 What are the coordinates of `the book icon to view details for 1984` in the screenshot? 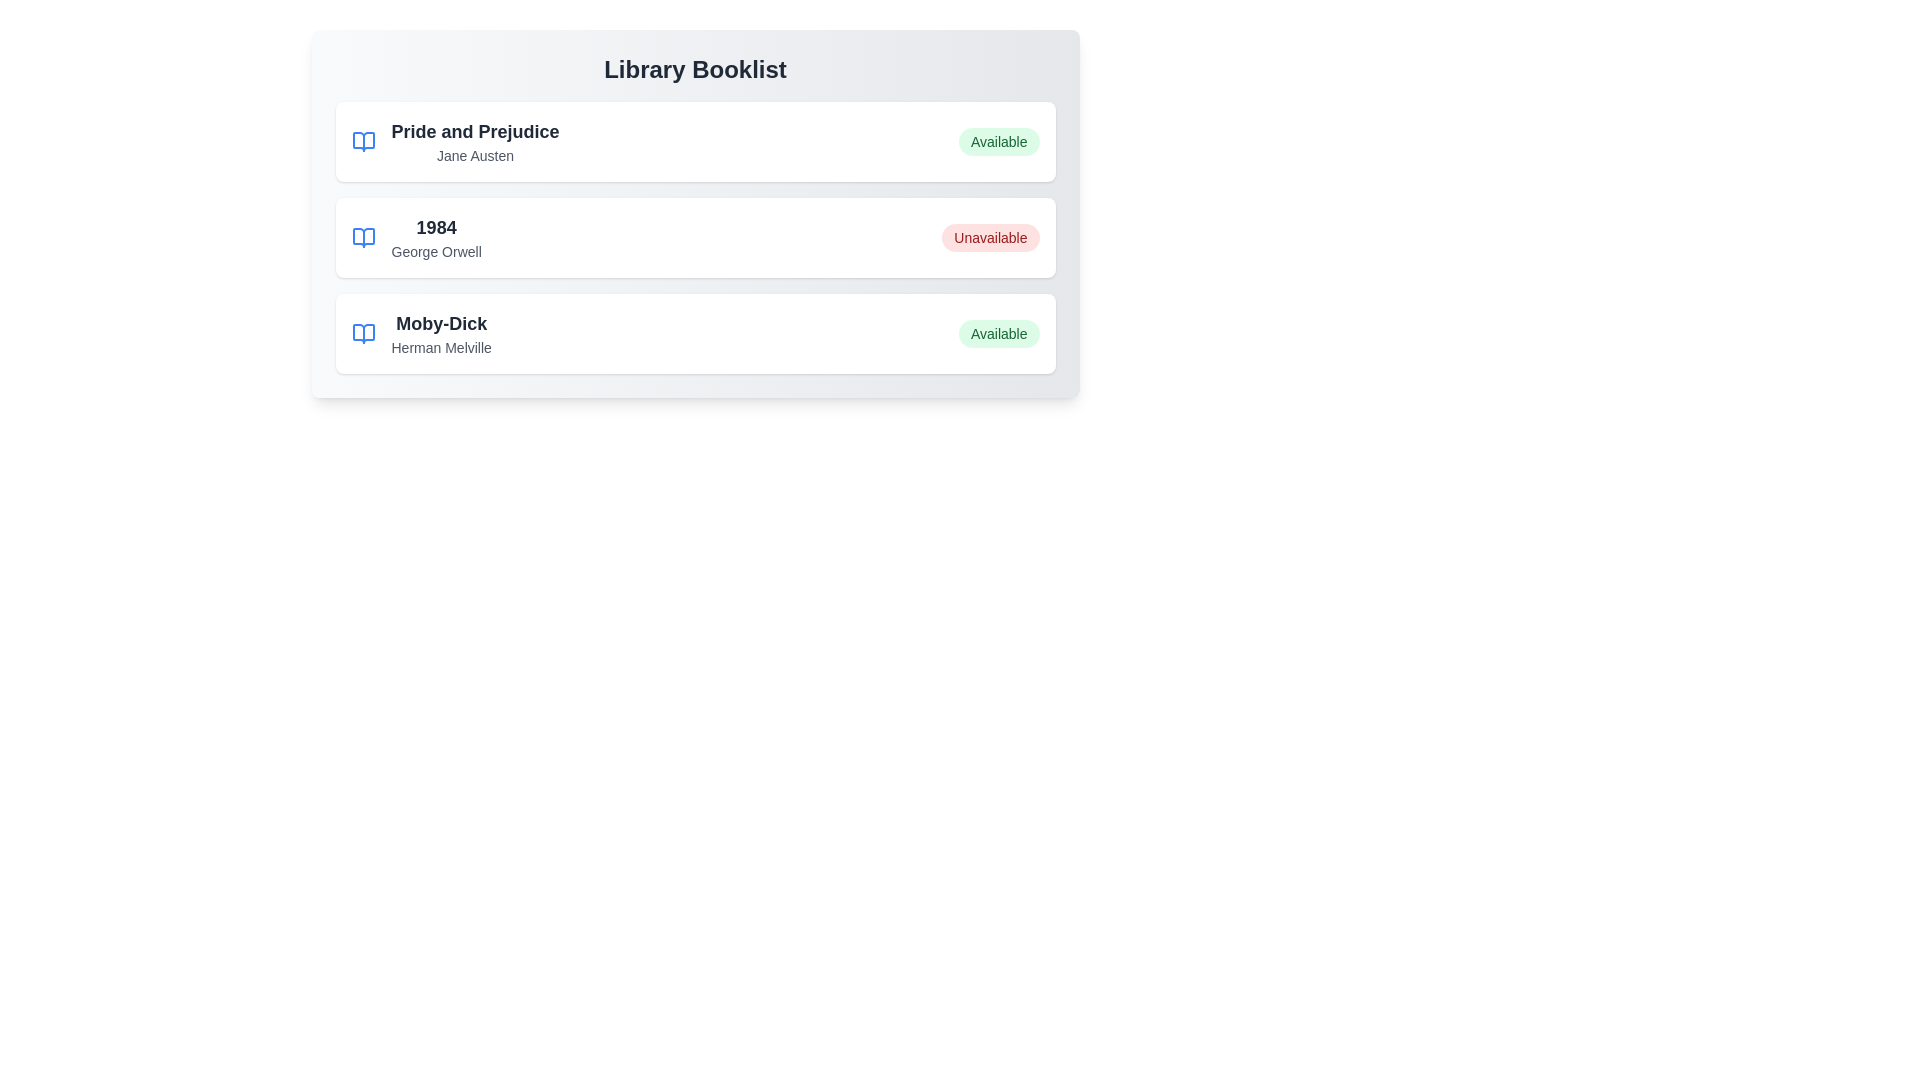 It's located at (363, 237).